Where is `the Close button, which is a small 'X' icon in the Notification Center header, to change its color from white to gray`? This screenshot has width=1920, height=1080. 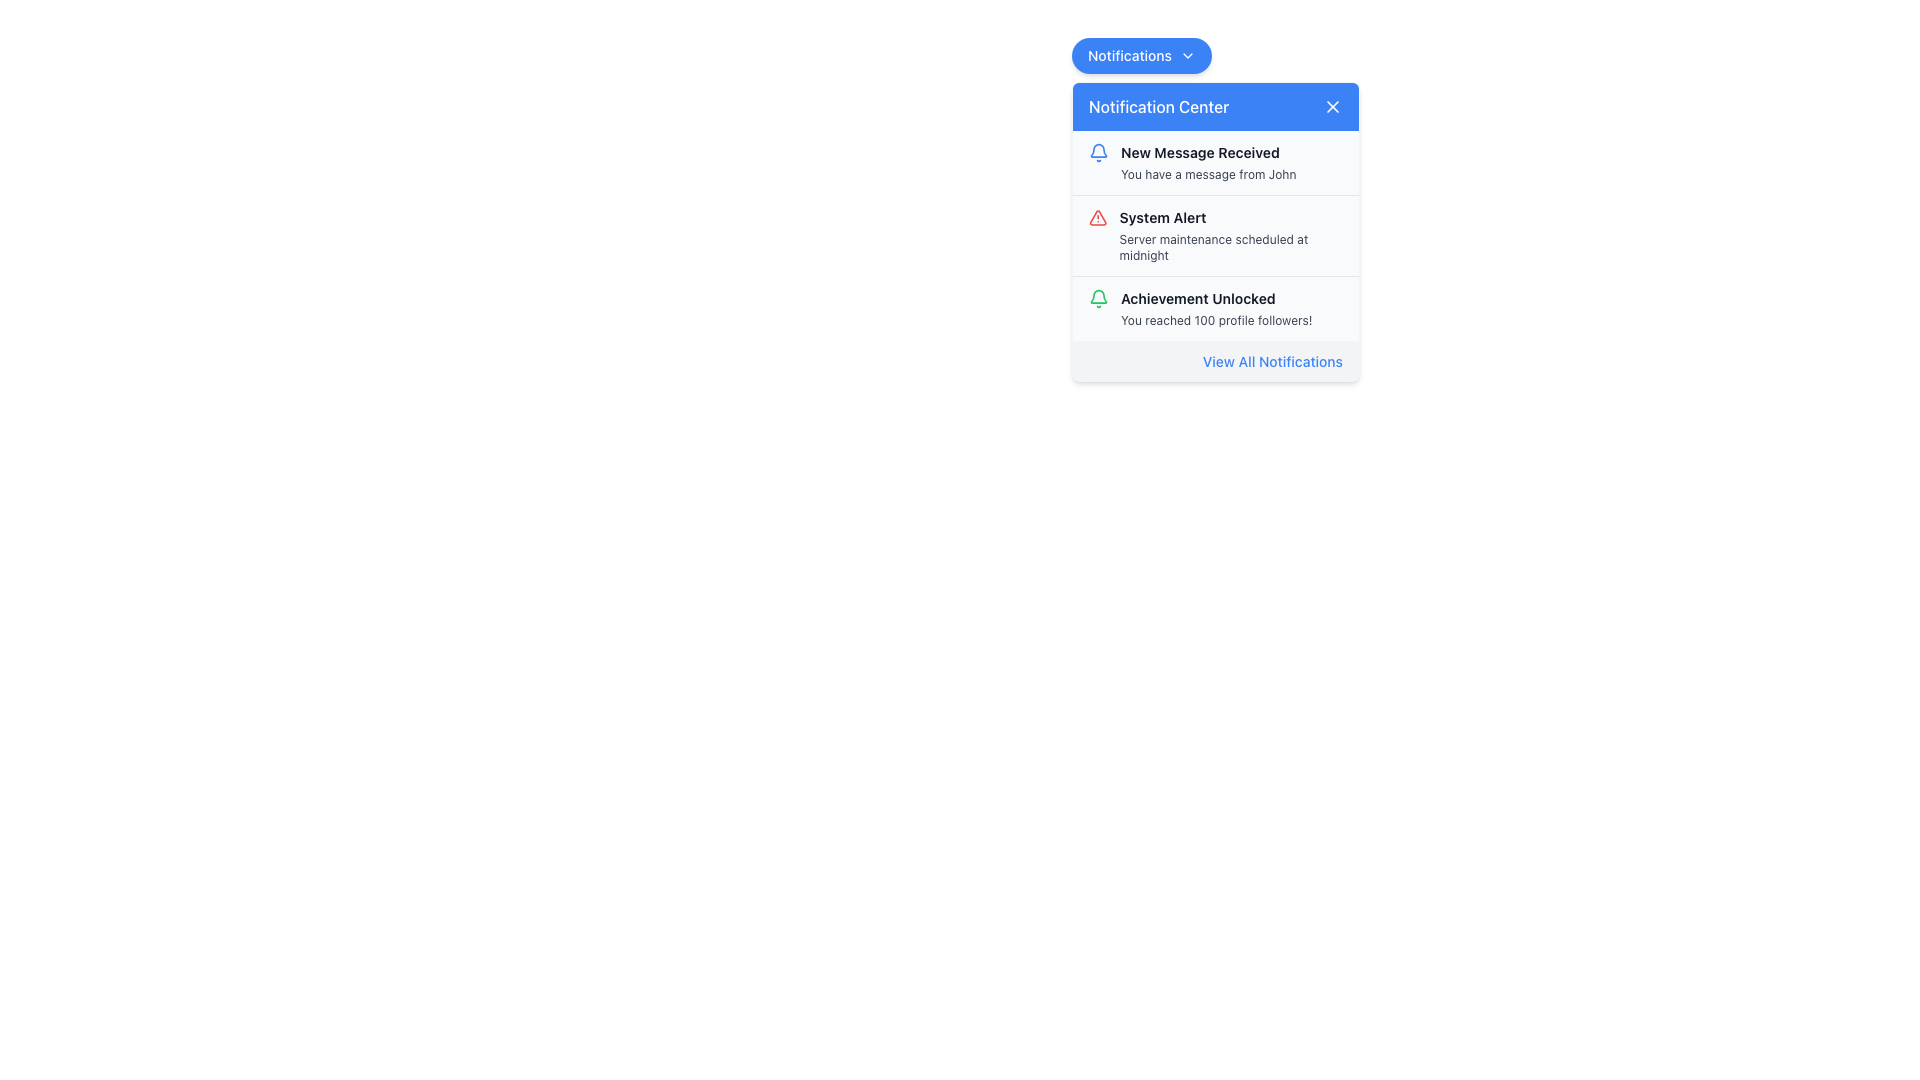 the Close button, which is a small 'X' icon in the Notification Center header, to change its color from white to gray is located at coordinates (1333, 107).